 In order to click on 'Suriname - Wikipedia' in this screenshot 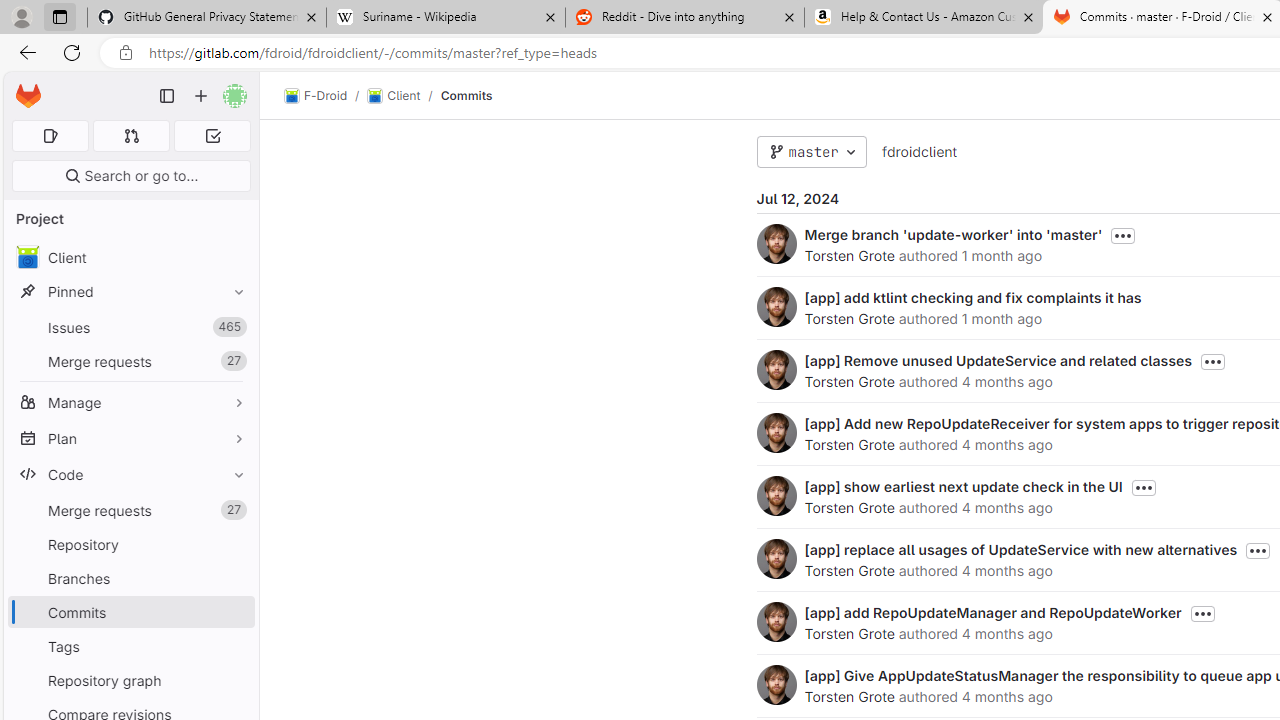, I will do `click(444, 17)`.